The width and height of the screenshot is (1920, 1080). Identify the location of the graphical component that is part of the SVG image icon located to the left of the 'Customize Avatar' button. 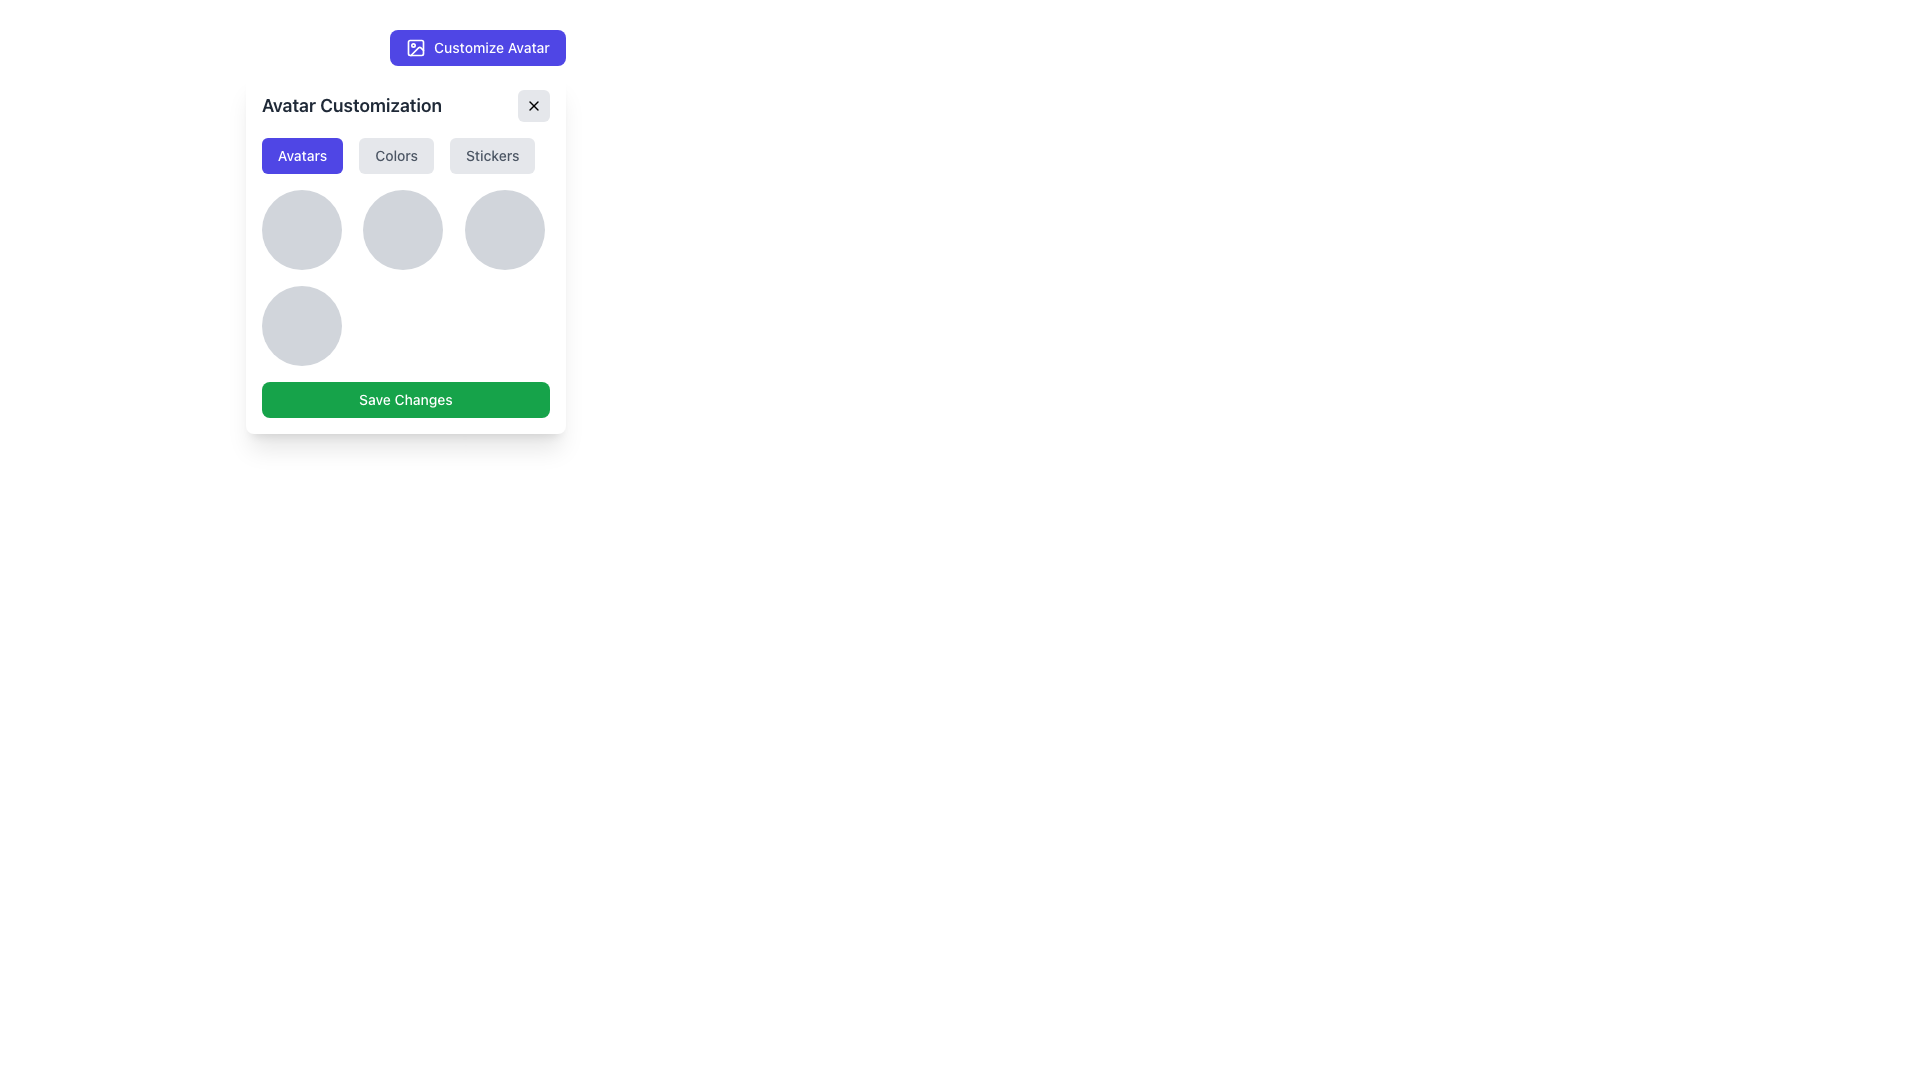
(415, 46).